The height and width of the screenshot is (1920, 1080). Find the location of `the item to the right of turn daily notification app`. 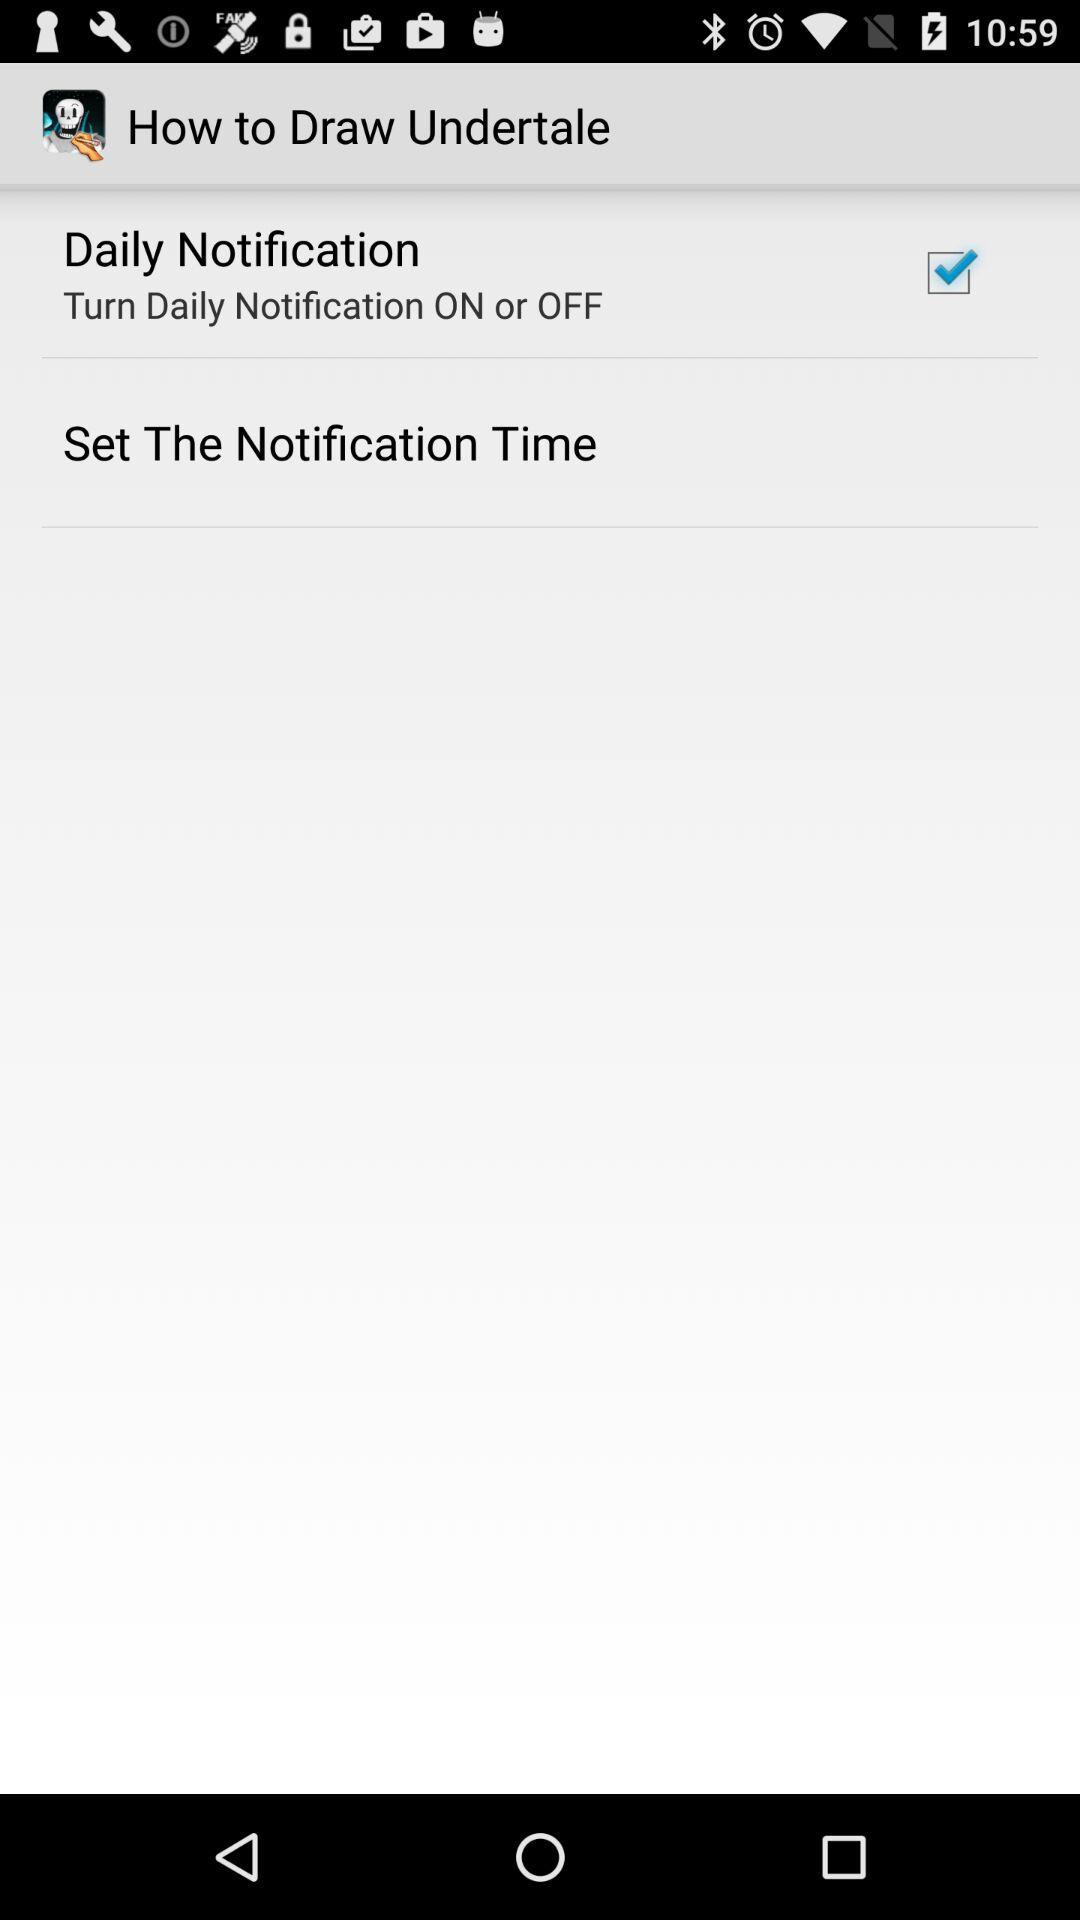

the item to the right of turn daily notification app is located at coordinates (947, 272).